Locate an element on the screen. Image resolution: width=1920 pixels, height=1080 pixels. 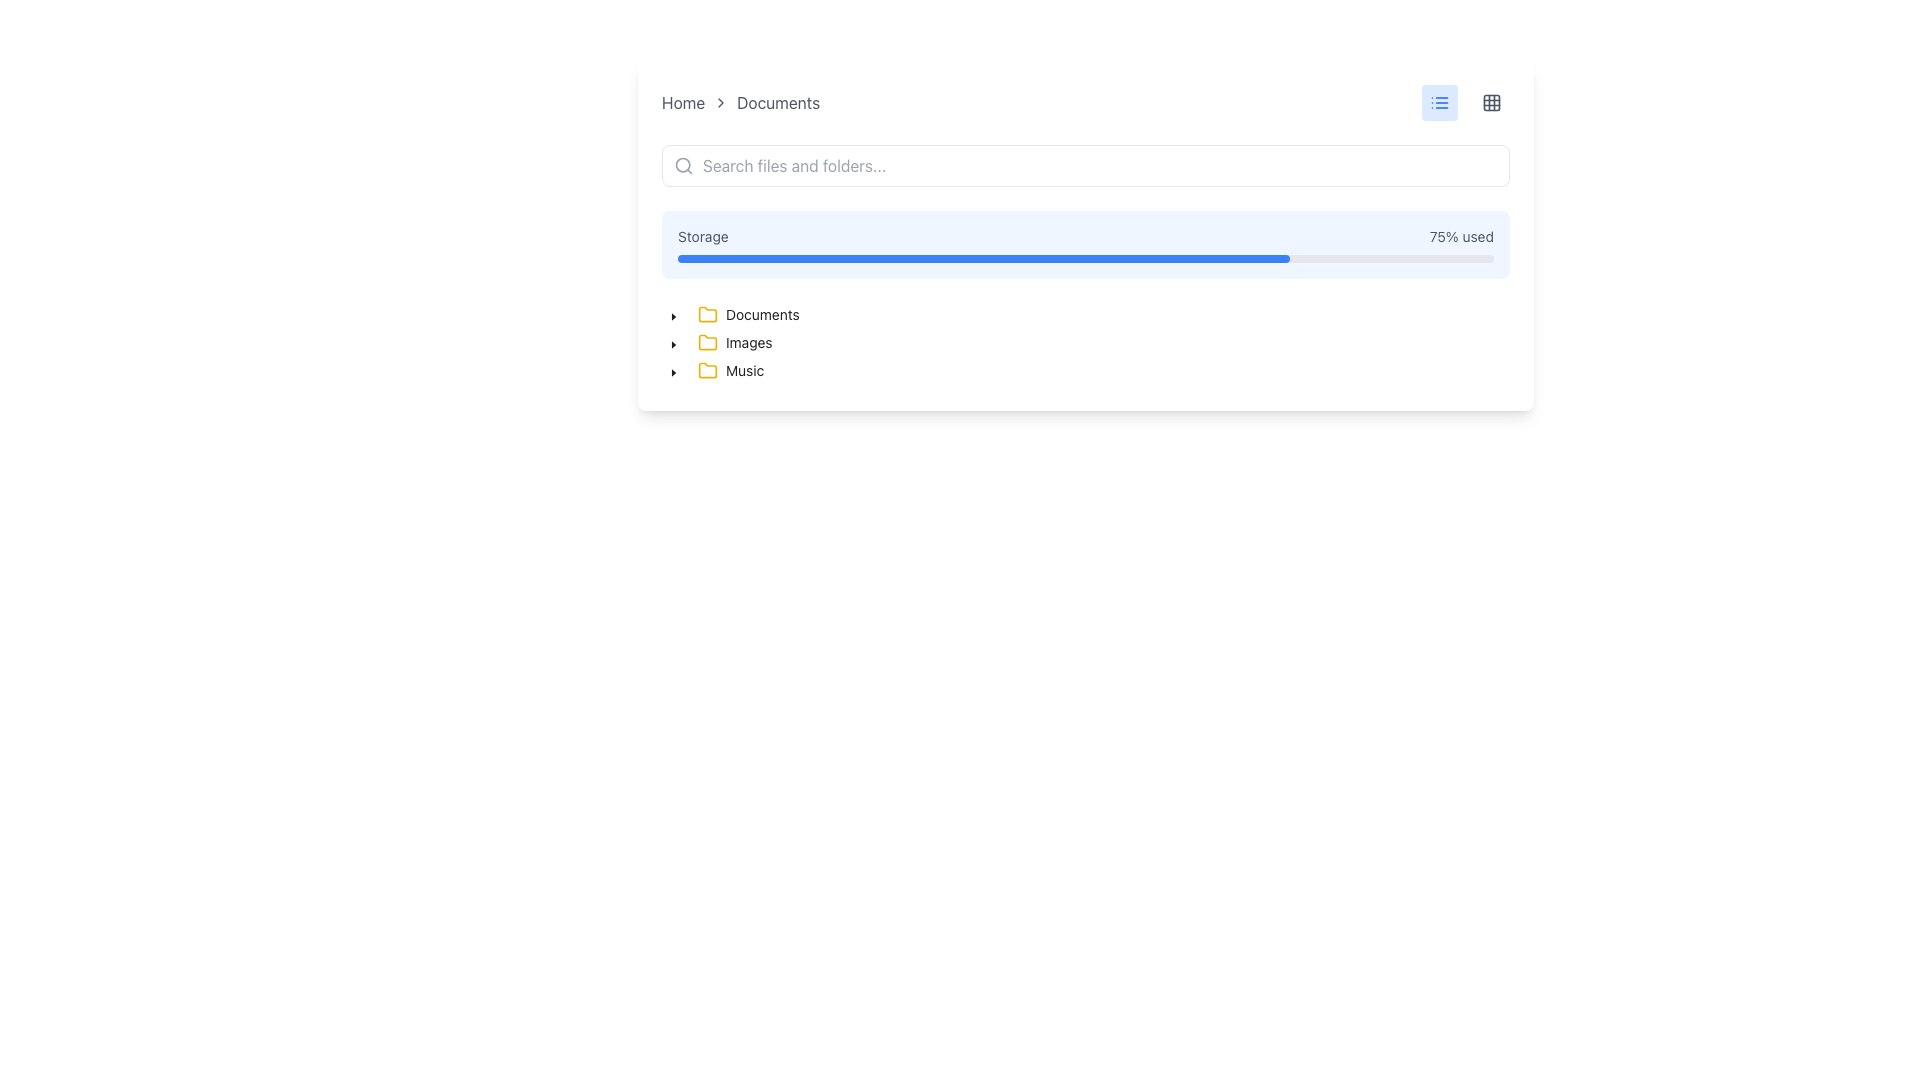
the downward pointing triangular icon (Caret Down) located to the left of the 'Documents' item in the tree view list is located at coordinates (673, 315).